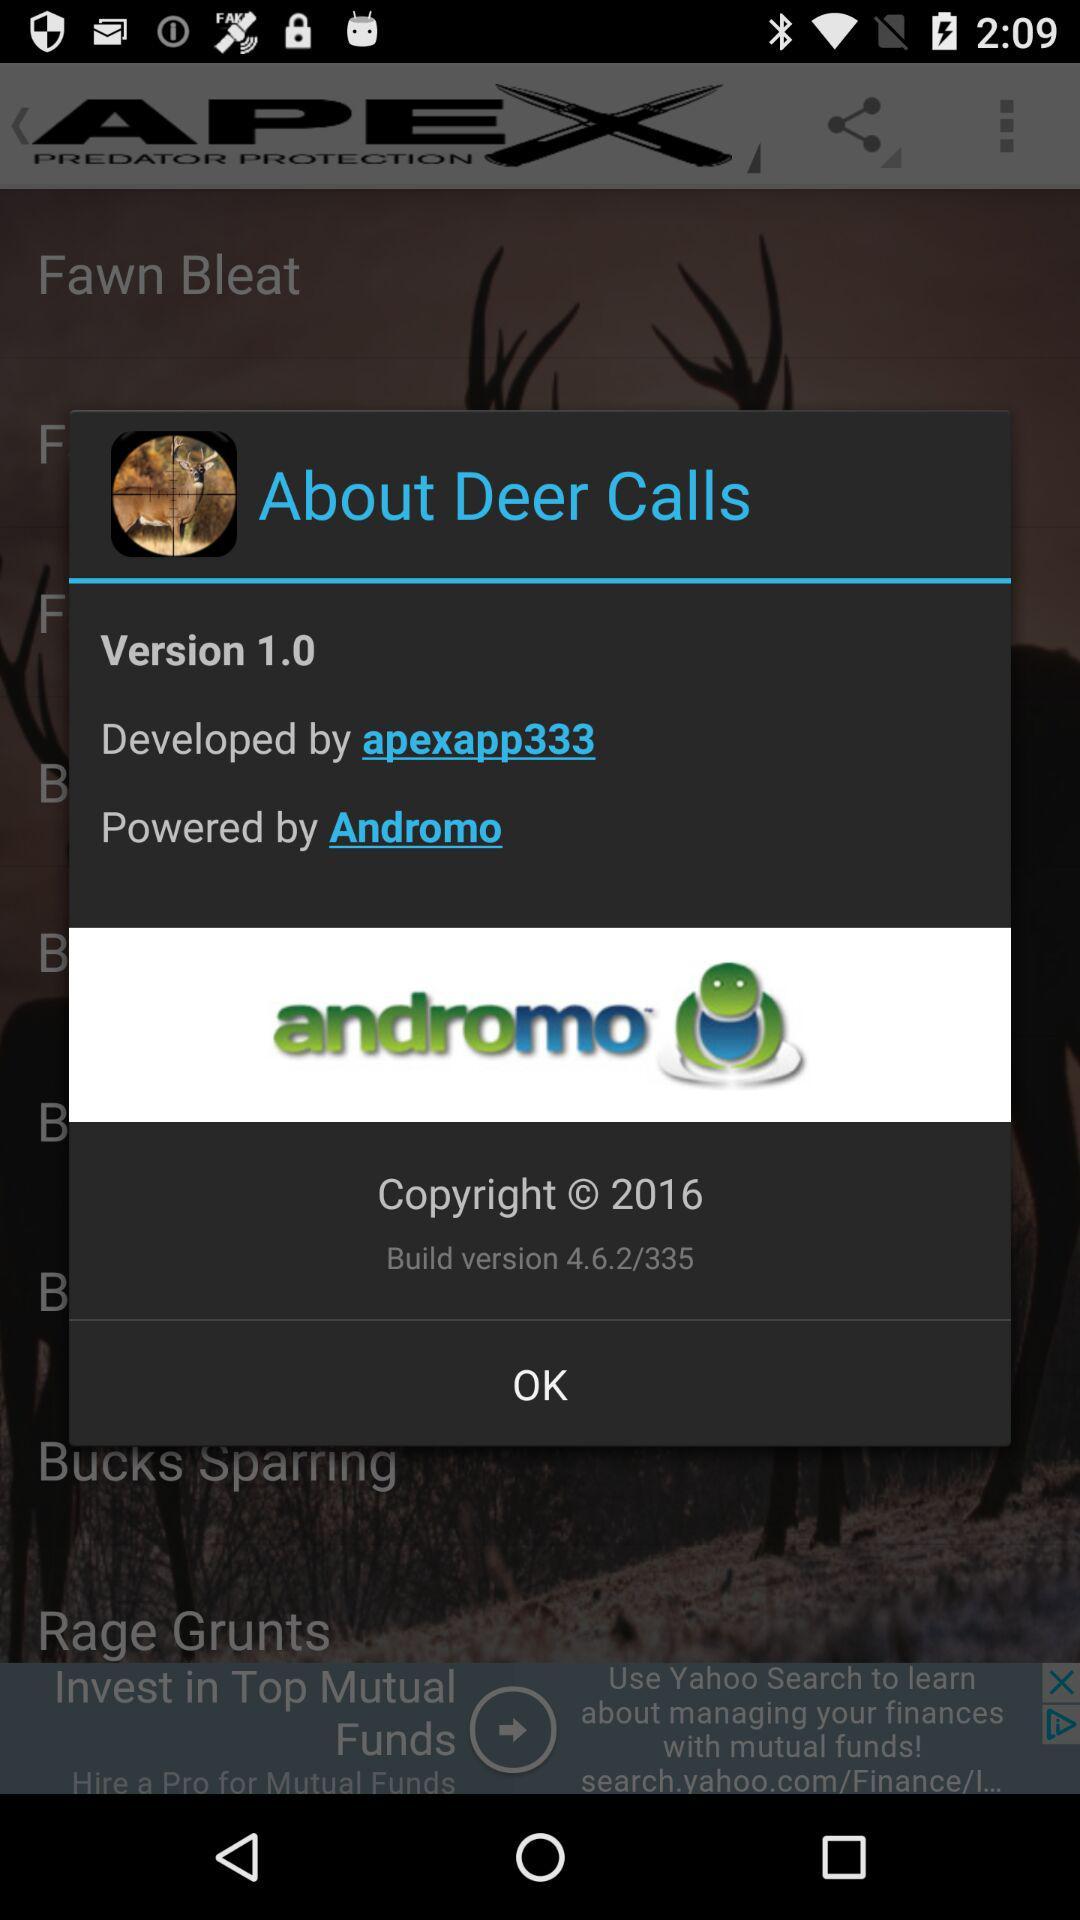 This screenshot has height=1920, width=1080. What do you see at coordinates (540, 841) in the screenshot?
I see `powered by andromo app` at bounding box center [540, 841].